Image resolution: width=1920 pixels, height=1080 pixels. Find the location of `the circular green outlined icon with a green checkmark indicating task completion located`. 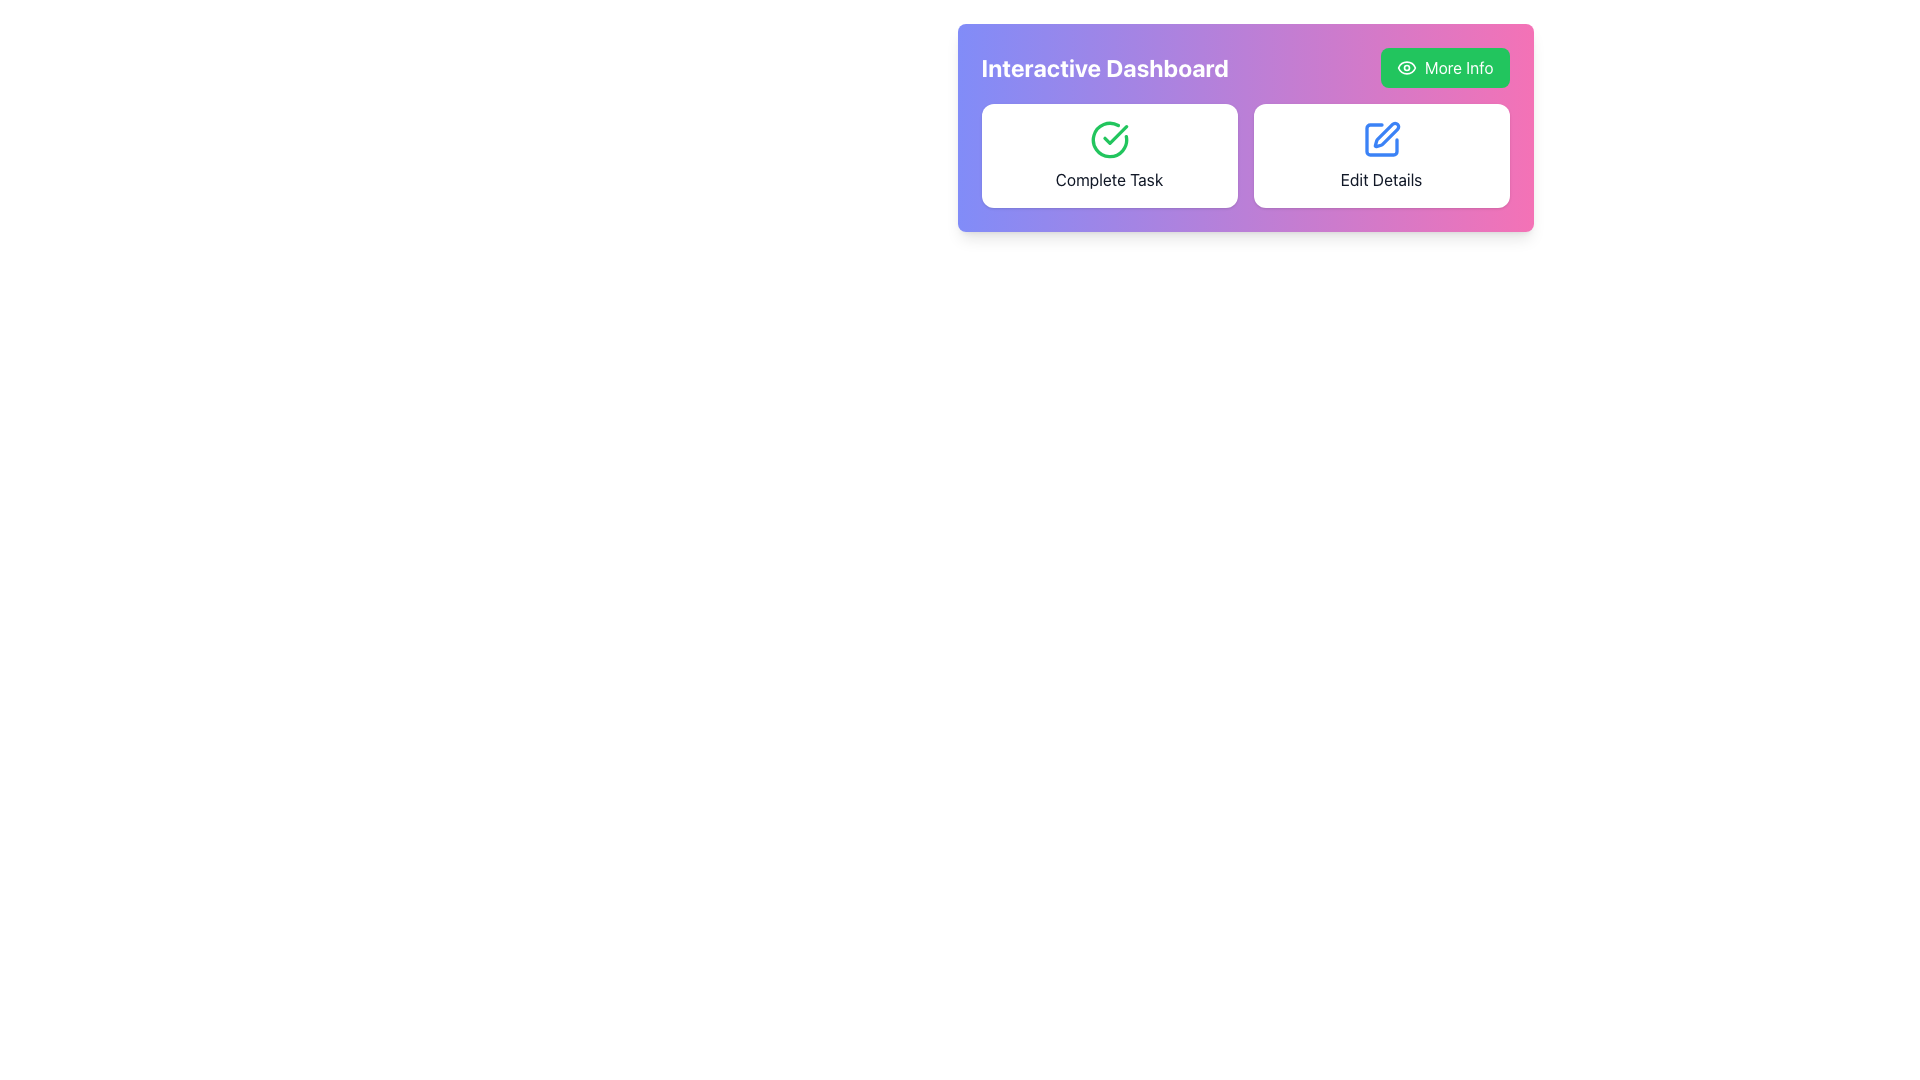

the circular green outlined icon with a green checkmark indicating task completion located is located at coordinates (1108, 138).